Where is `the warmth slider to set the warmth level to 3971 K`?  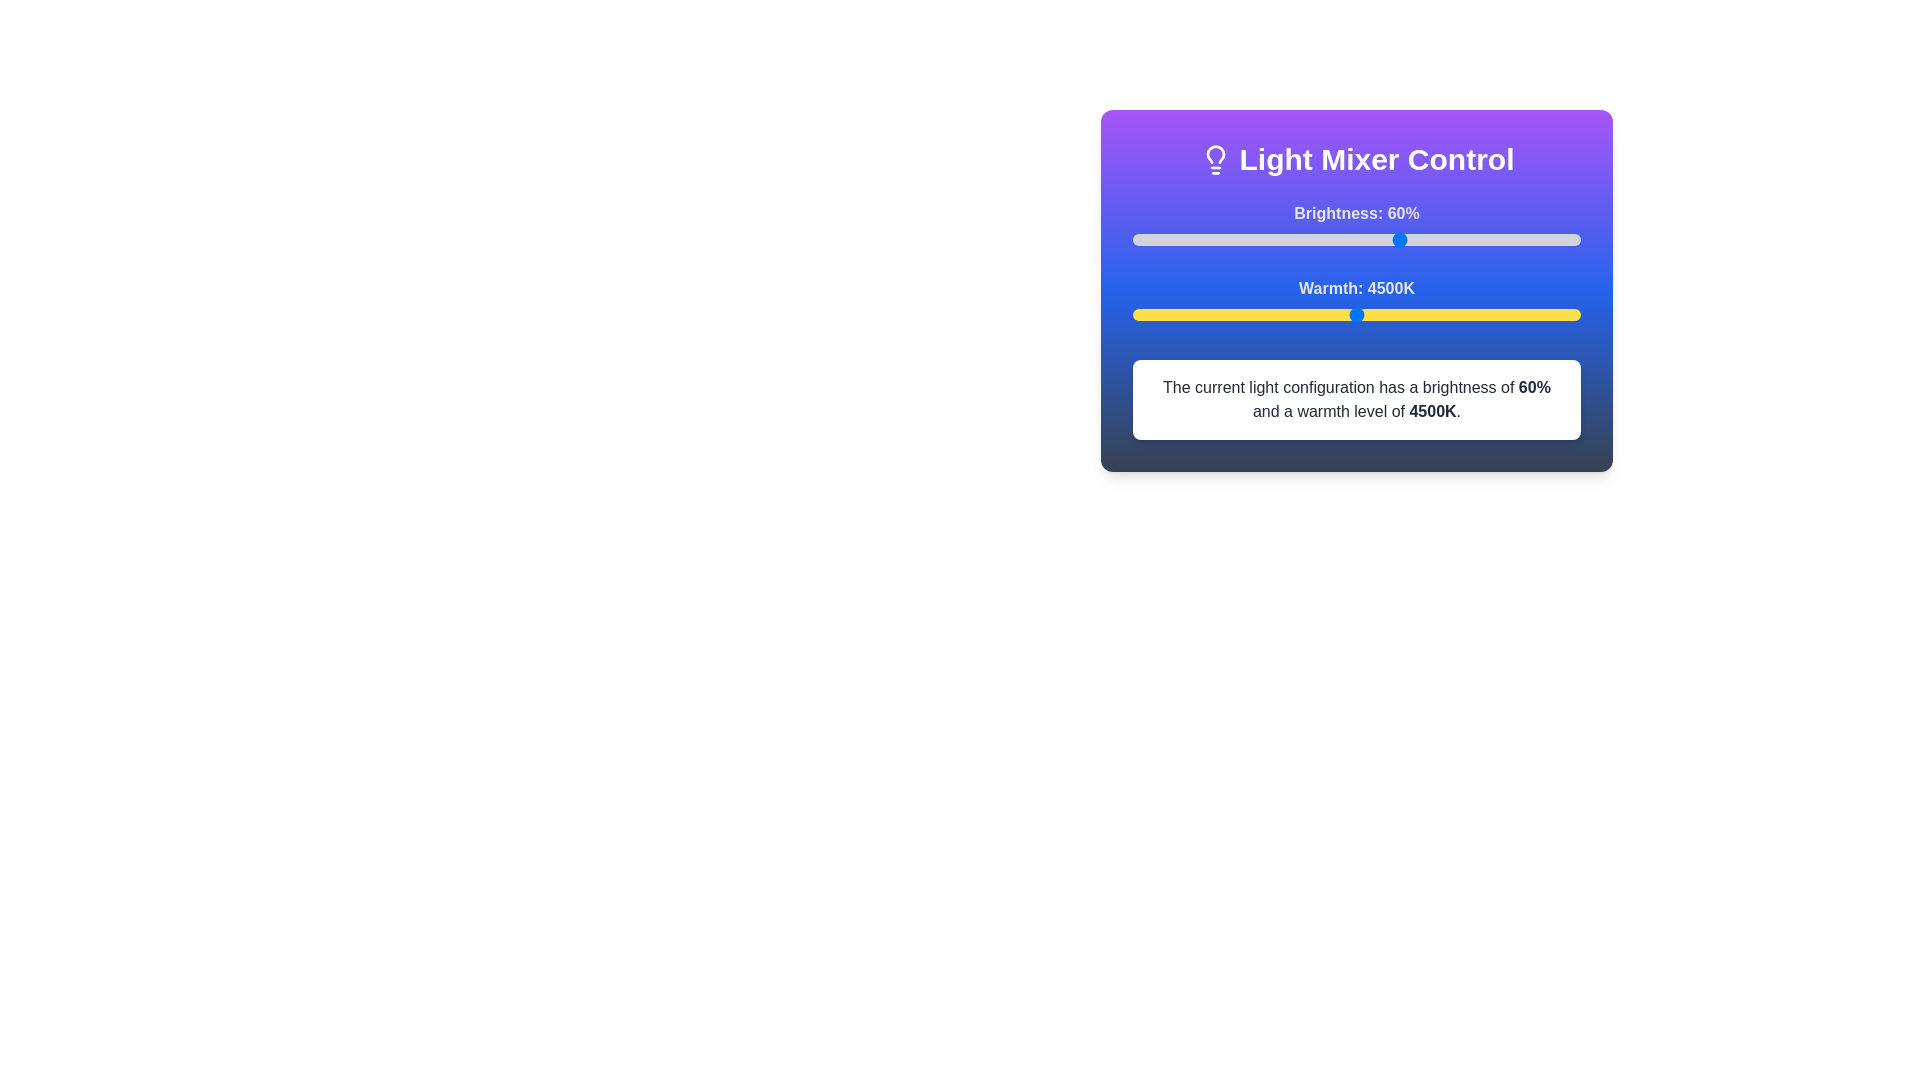 the warmth slider to set the warmth level to 3971 K is located at coordinates (1309, 315).